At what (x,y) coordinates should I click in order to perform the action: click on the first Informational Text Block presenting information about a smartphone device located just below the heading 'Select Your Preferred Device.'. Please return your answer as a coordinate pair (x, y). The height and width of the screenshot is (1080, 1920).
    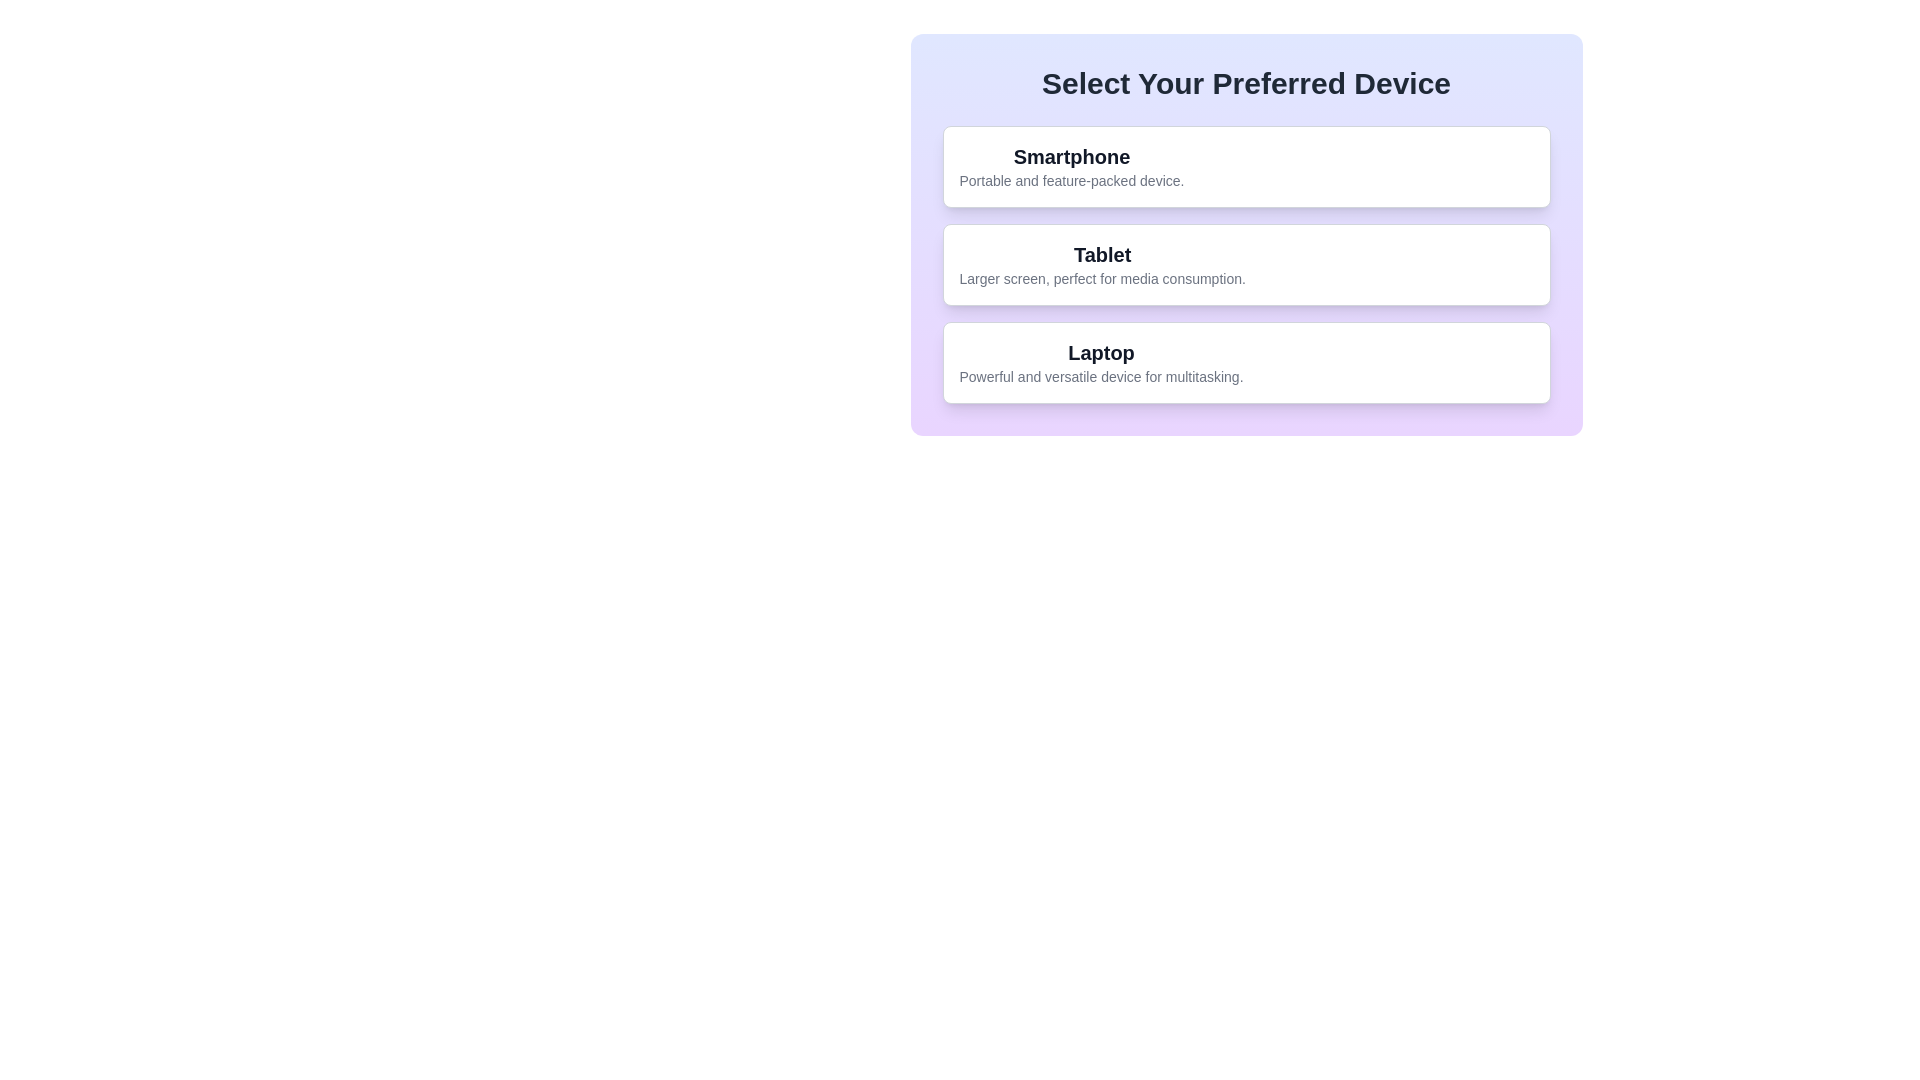
    Looking at the image, I should click on (1070, 165).